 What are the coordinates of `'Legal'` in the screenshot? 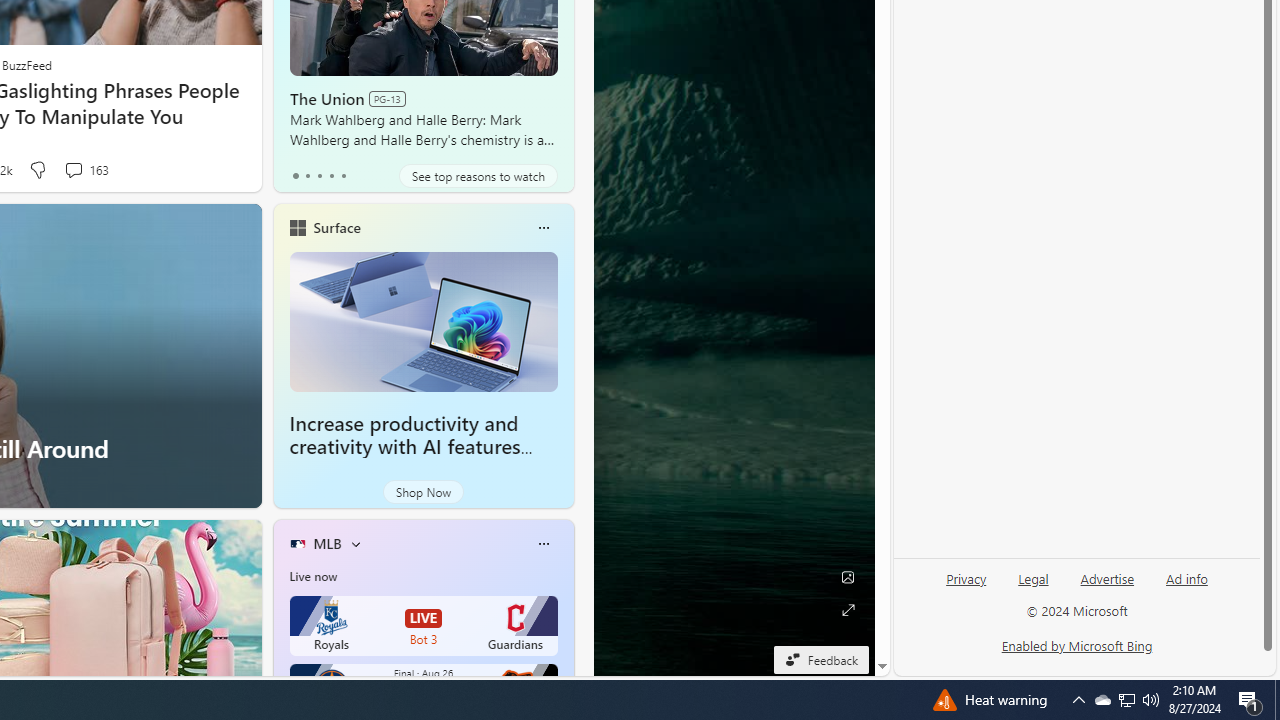 It's located at (1033, 586).